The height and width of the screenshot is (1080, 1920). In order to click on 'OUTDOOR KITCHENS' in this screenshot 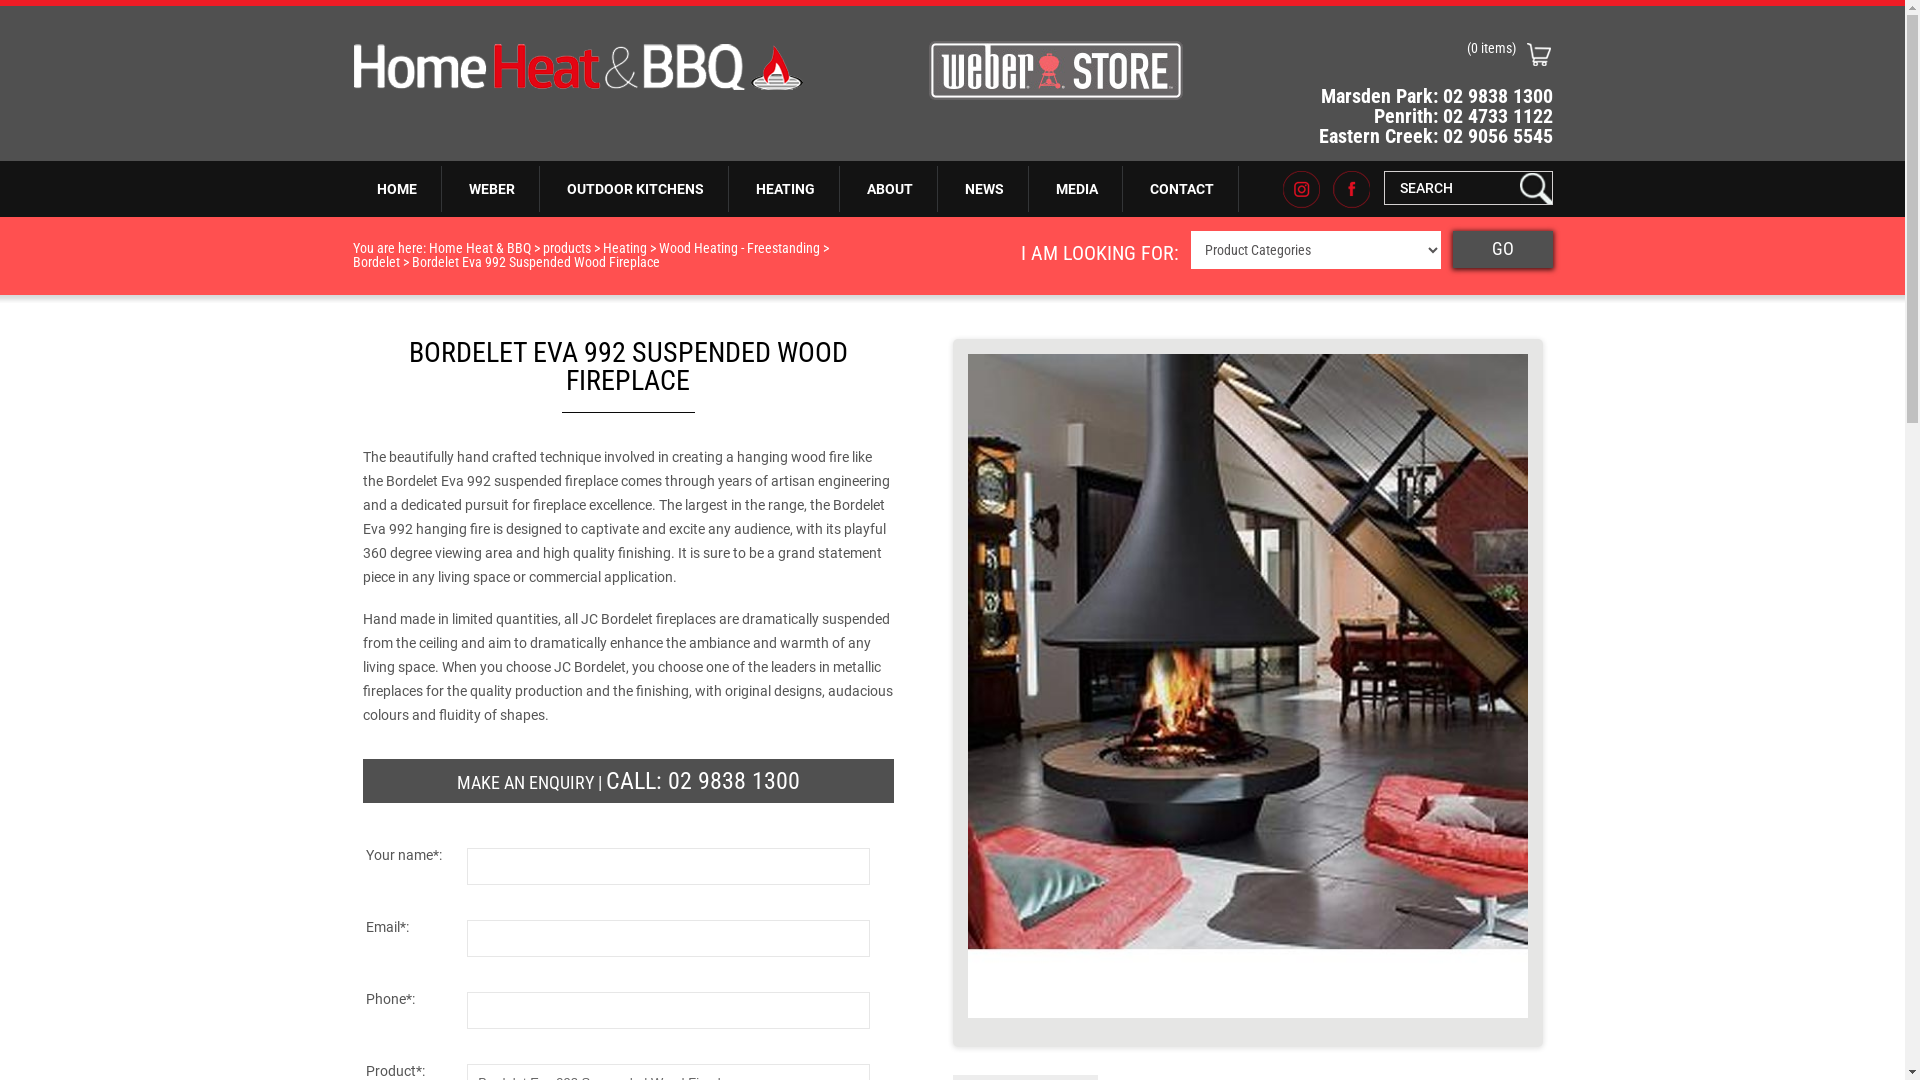, I will do `click(633, 189)`.